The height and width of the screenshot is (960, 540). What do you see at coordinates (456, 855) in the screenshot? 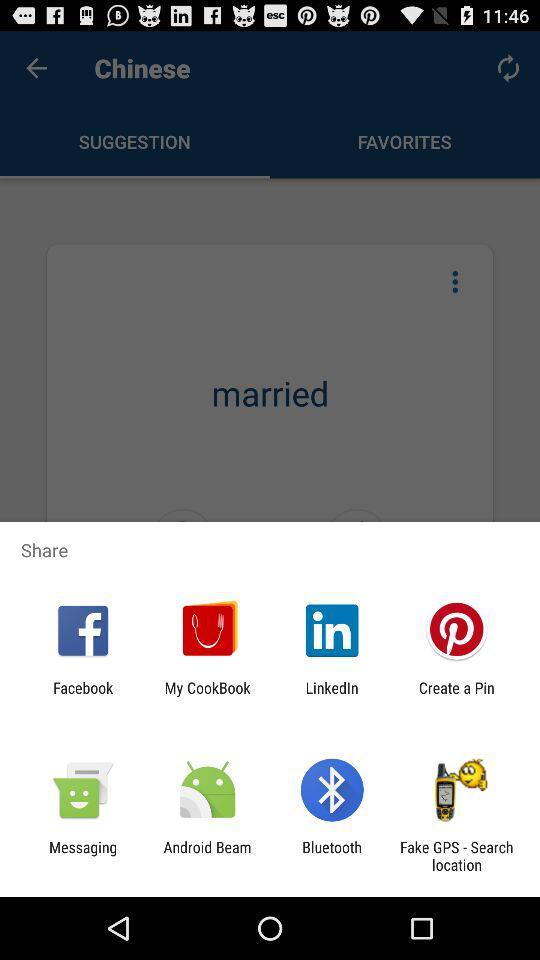
I see `item to the right of the bluetooth icon` at bounding box center [456, 855].